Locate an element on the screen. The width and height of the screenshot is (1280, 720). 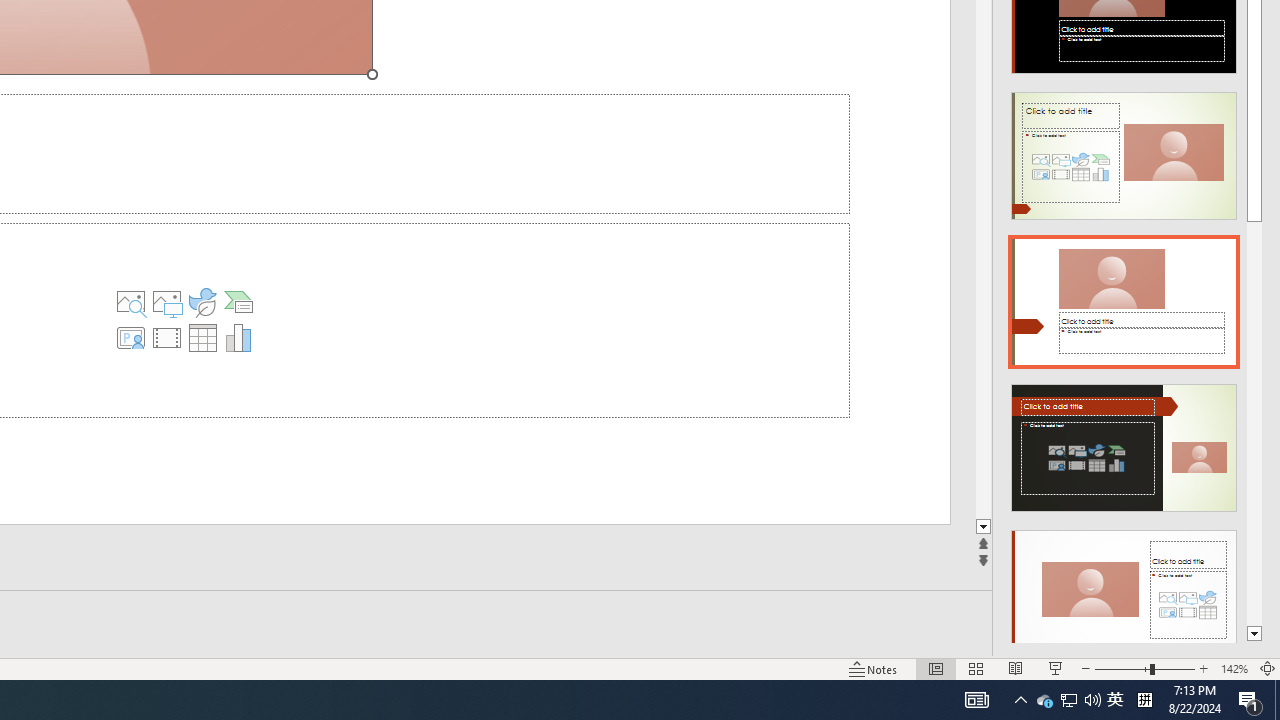
'Insert an Icon' is located at coordinates (202, 302).